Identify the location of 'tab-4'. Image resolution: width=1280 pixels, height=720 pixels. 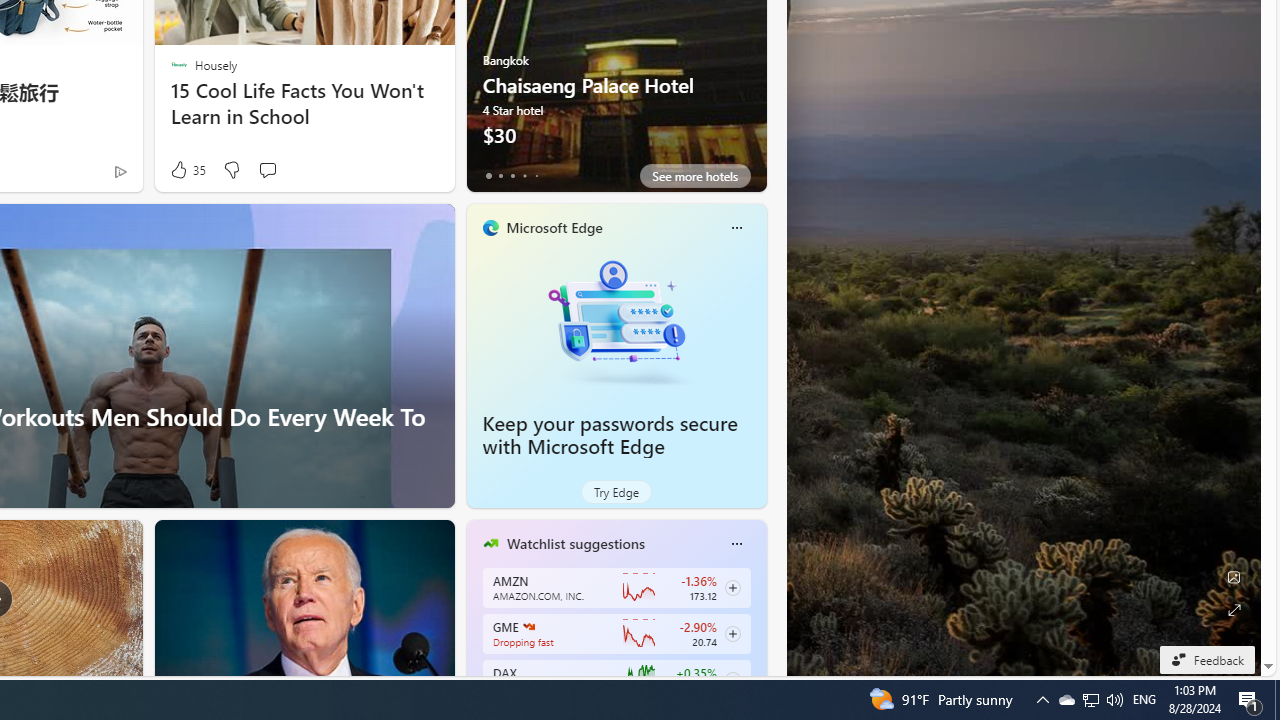
(536, 175).